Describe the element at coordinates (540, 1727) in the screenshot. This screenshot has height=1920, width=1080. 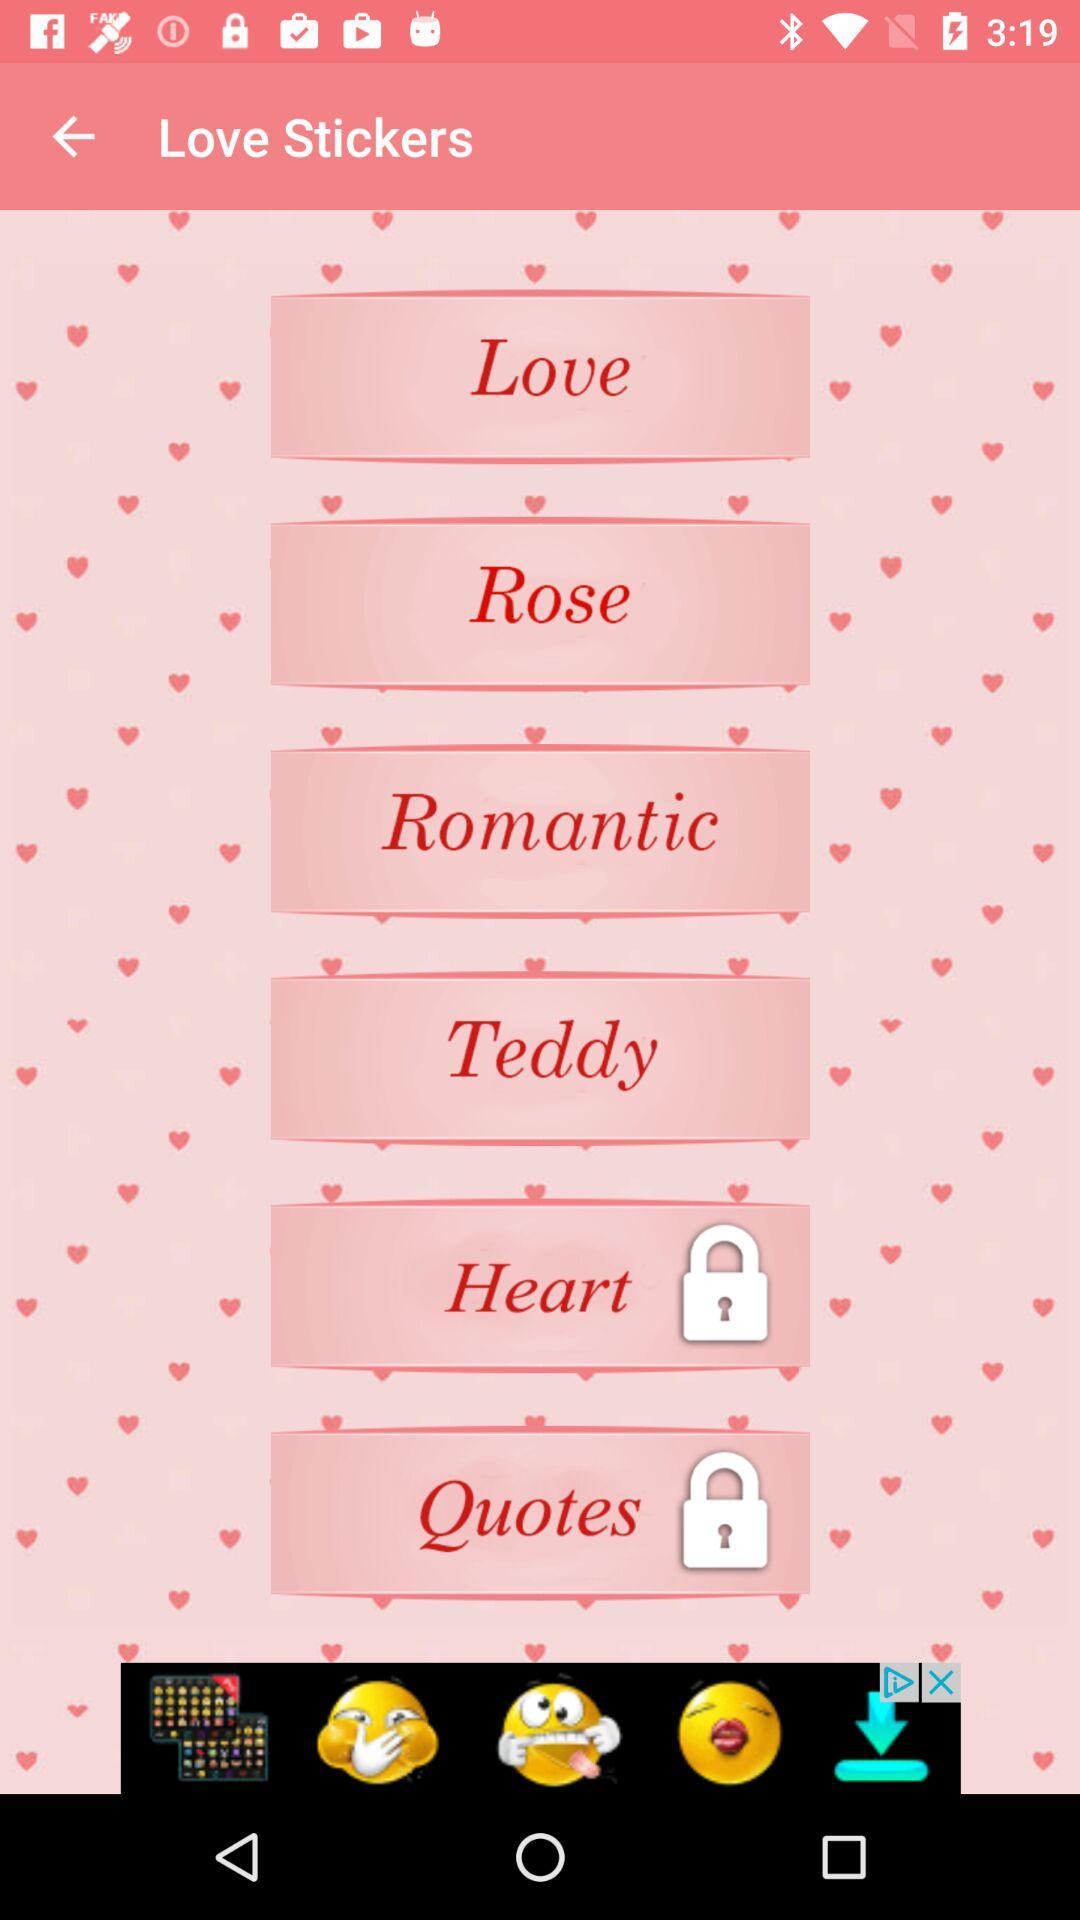
I see `click on add` at that location.